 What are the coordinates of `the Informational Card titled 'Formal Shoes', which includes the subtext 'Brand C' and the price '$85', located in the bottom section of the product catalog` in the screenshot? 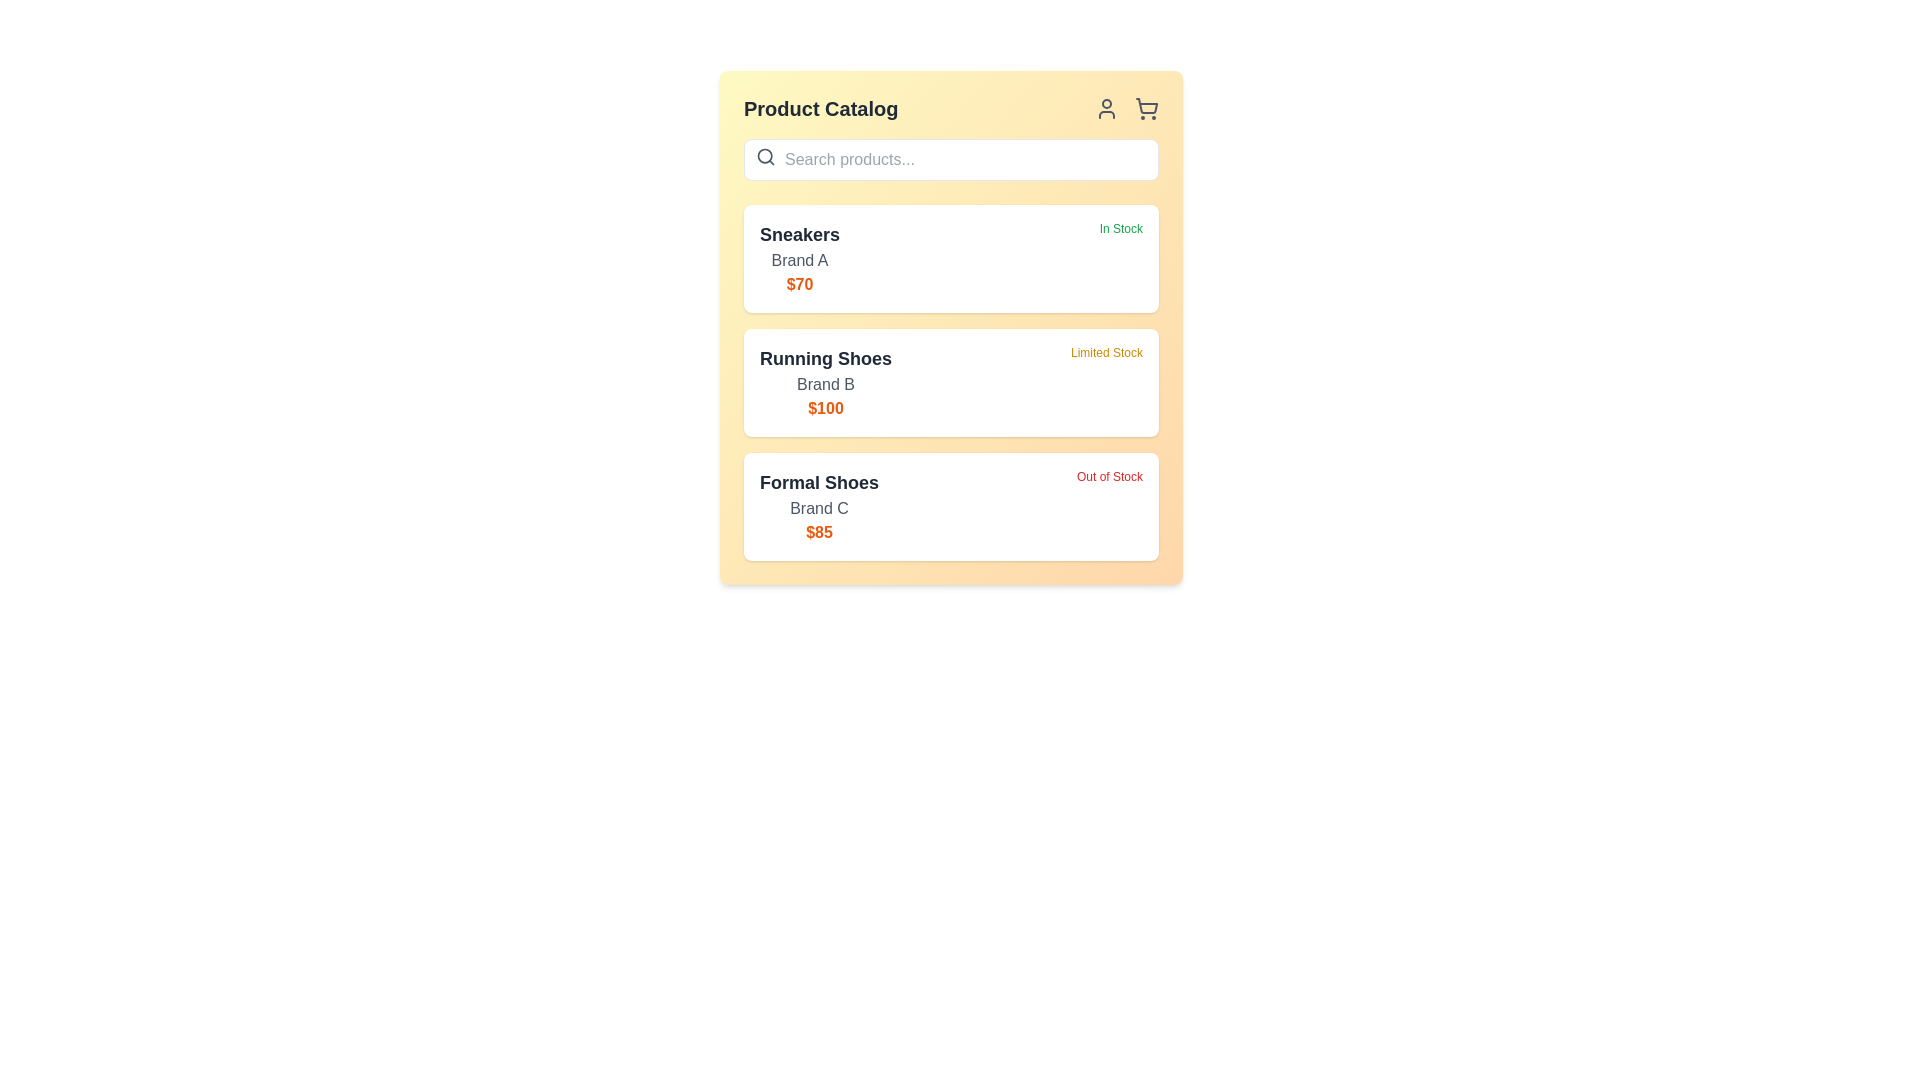 It's located at (819, 505).